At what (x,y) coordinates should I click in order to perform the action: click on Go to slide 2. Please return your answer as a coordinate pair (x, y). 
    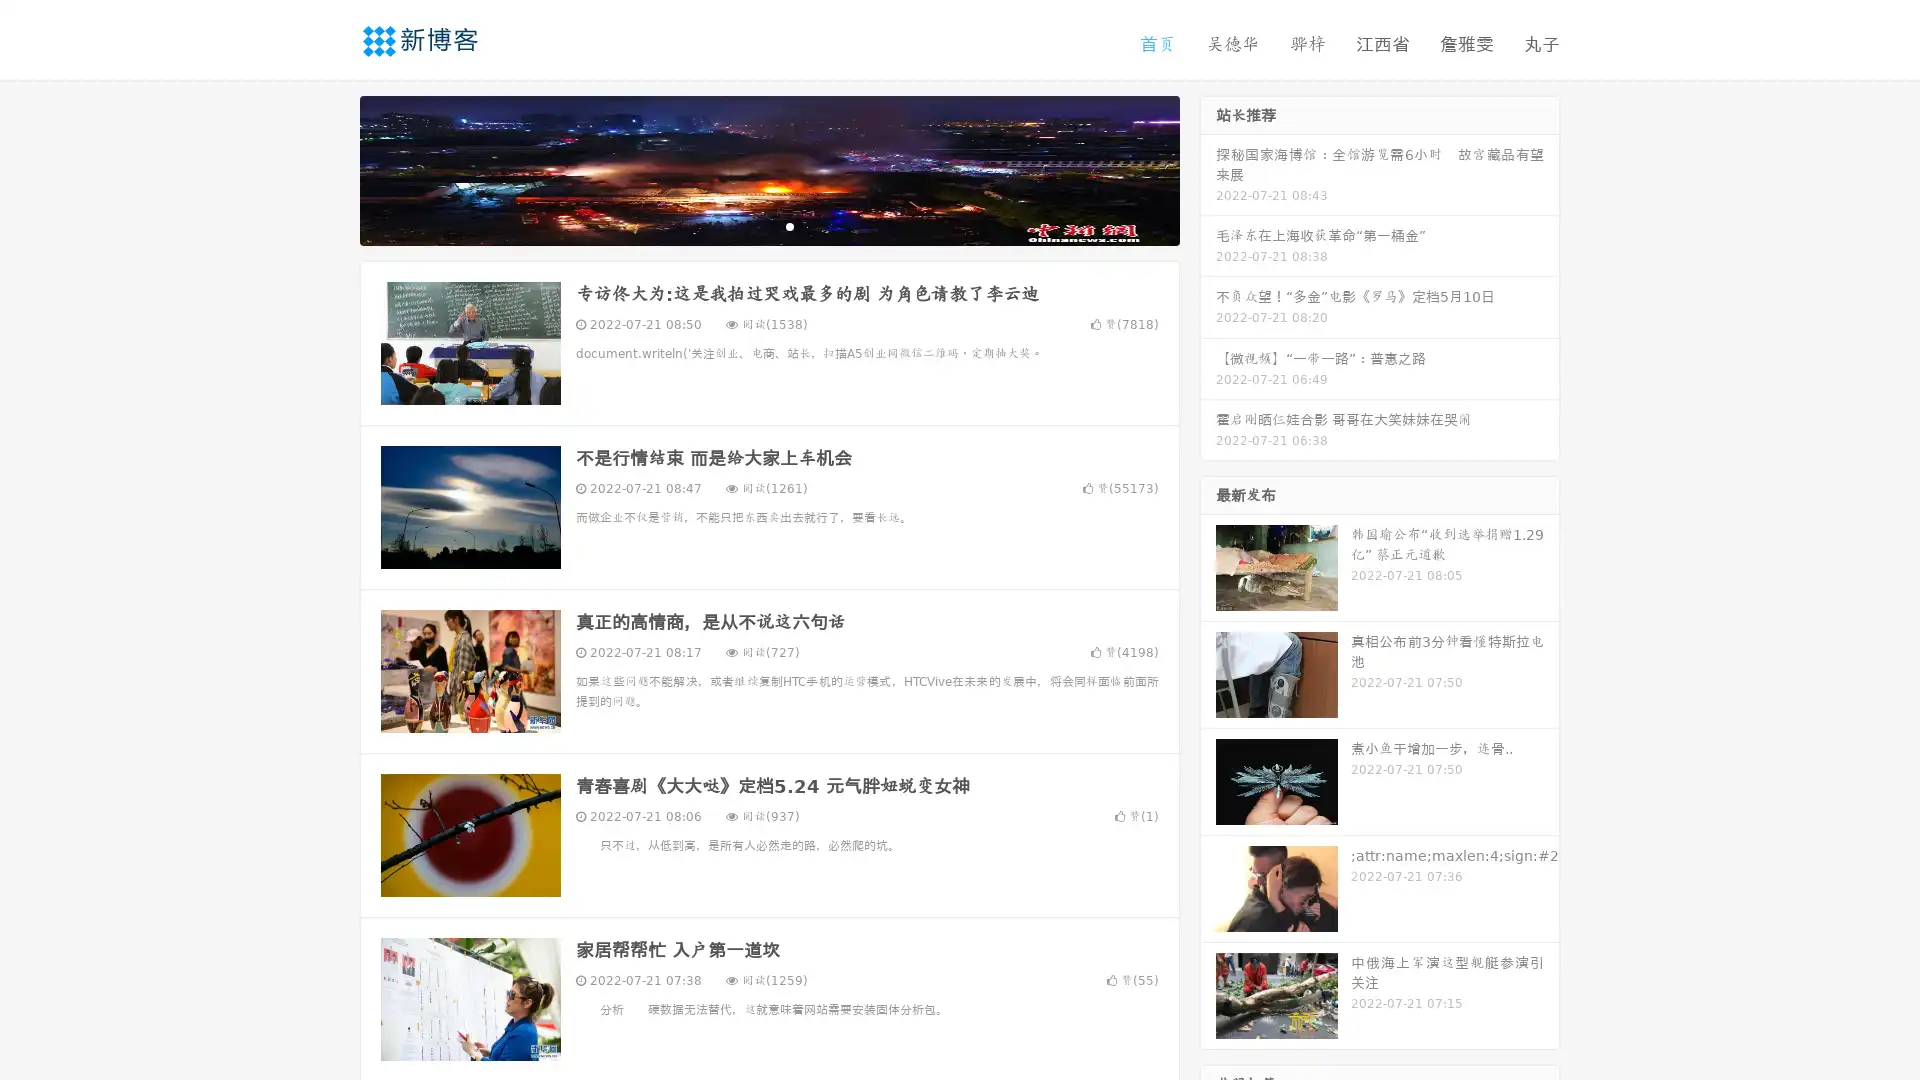
    Looking at the image, I should click on (768, 225).